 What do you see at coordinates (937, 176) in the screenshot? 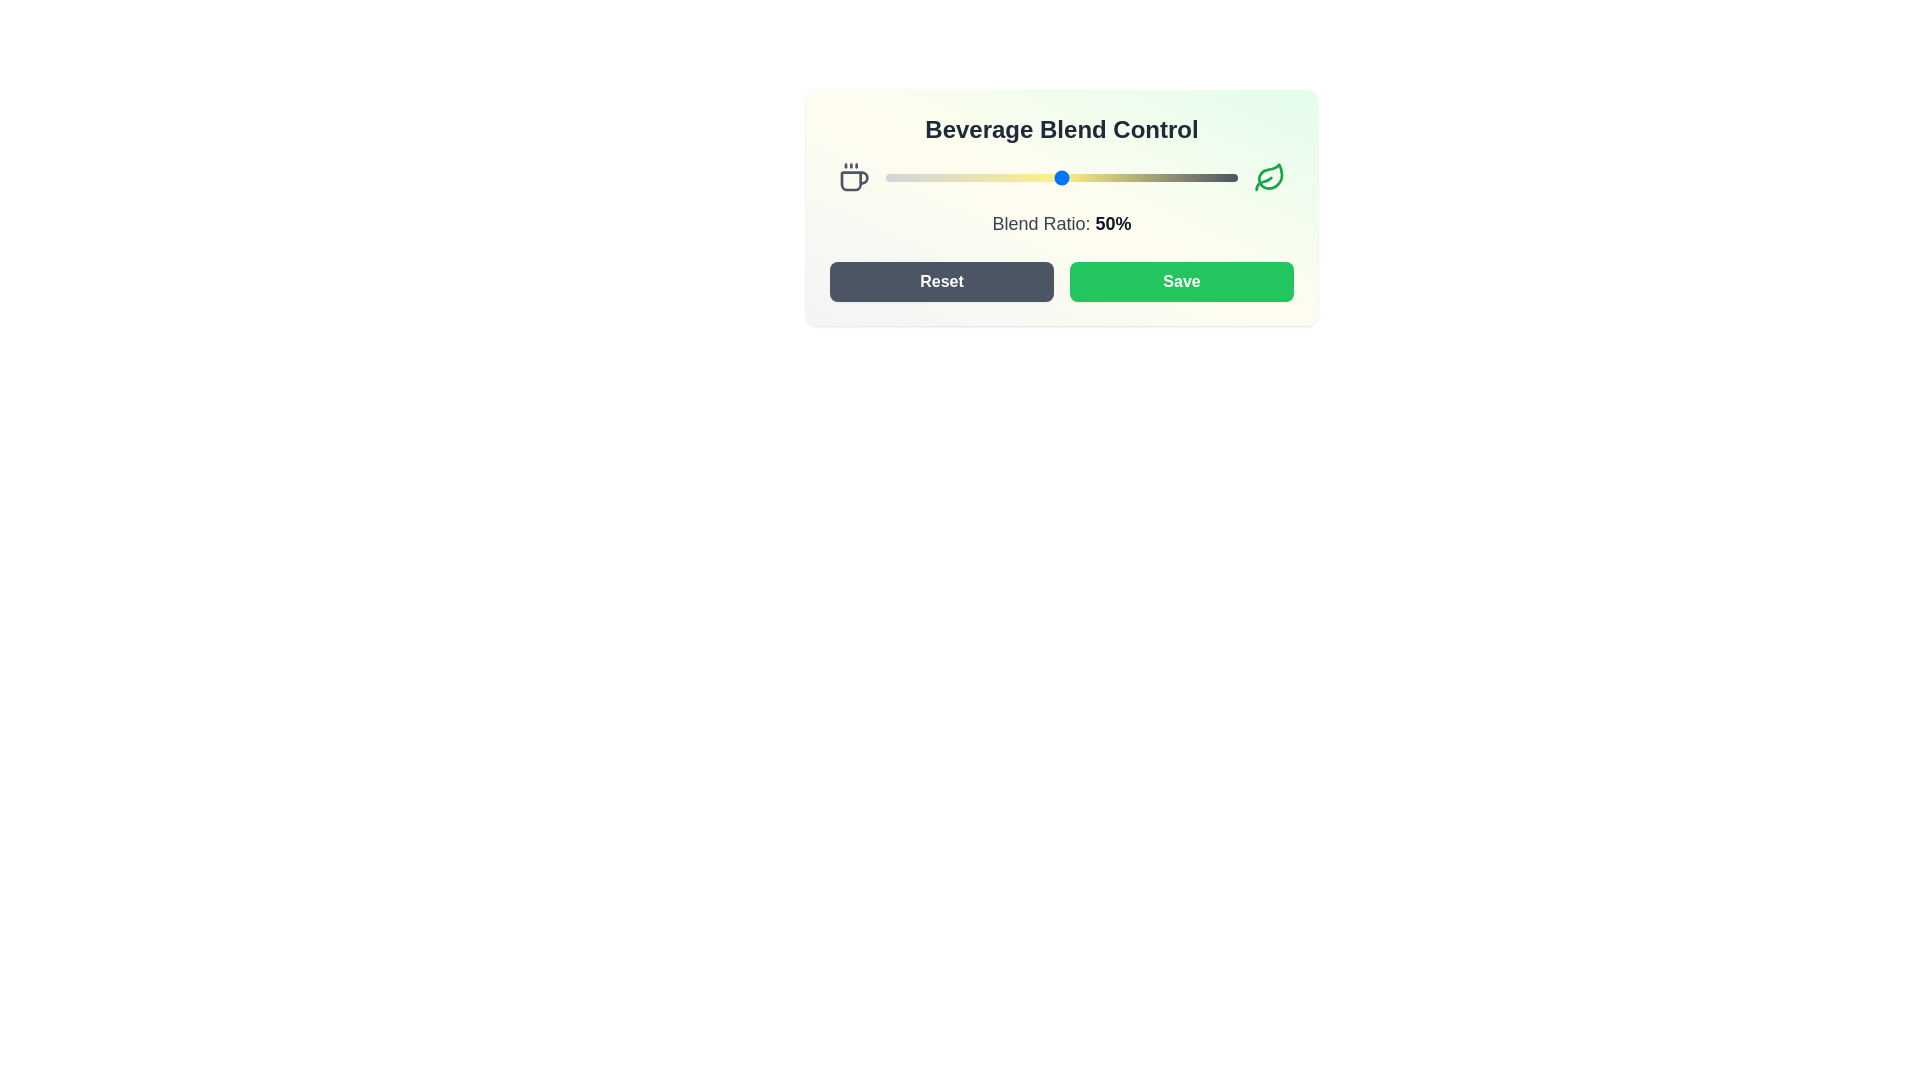
I see `the blend ratio to 15%` at bounding box center [937, 176].